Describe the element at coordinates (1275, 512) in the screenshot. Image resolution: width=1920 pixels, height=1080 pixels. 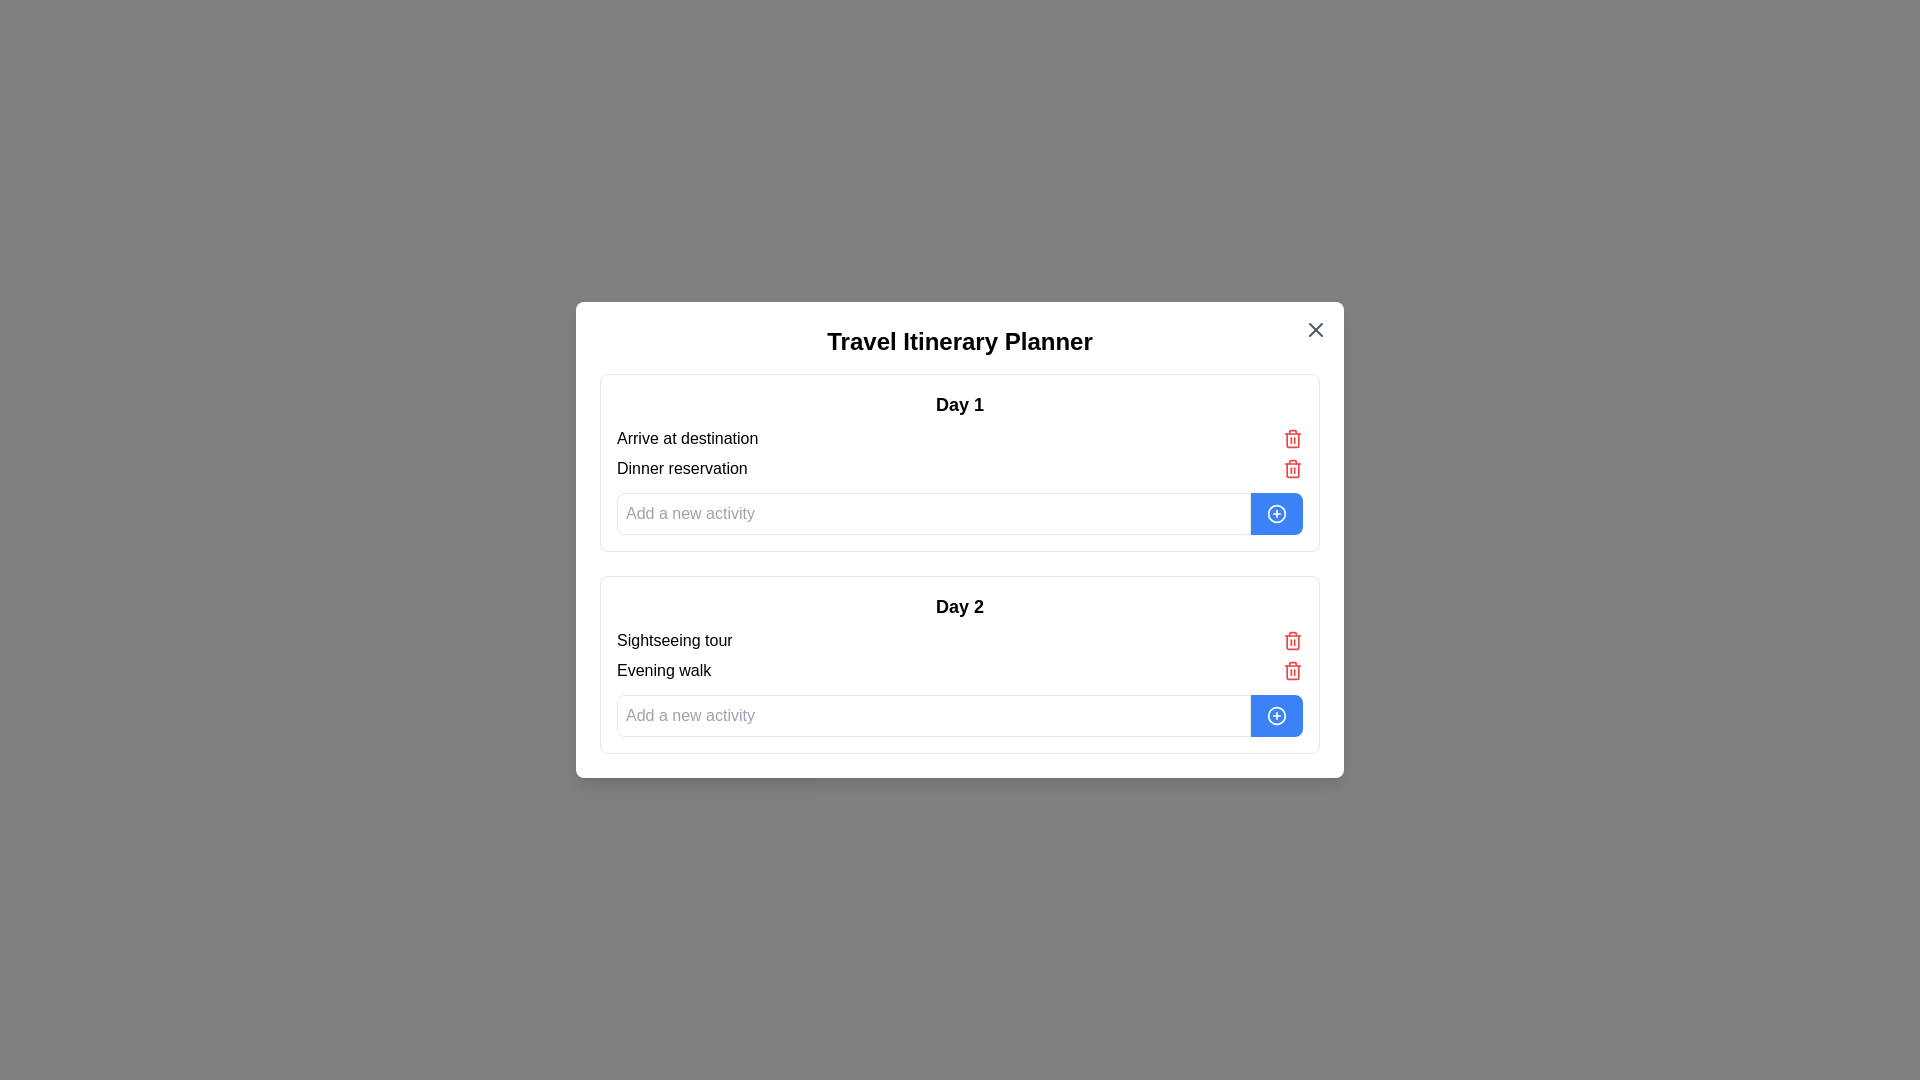
I see `the small blue button with a plus sign` at that location.